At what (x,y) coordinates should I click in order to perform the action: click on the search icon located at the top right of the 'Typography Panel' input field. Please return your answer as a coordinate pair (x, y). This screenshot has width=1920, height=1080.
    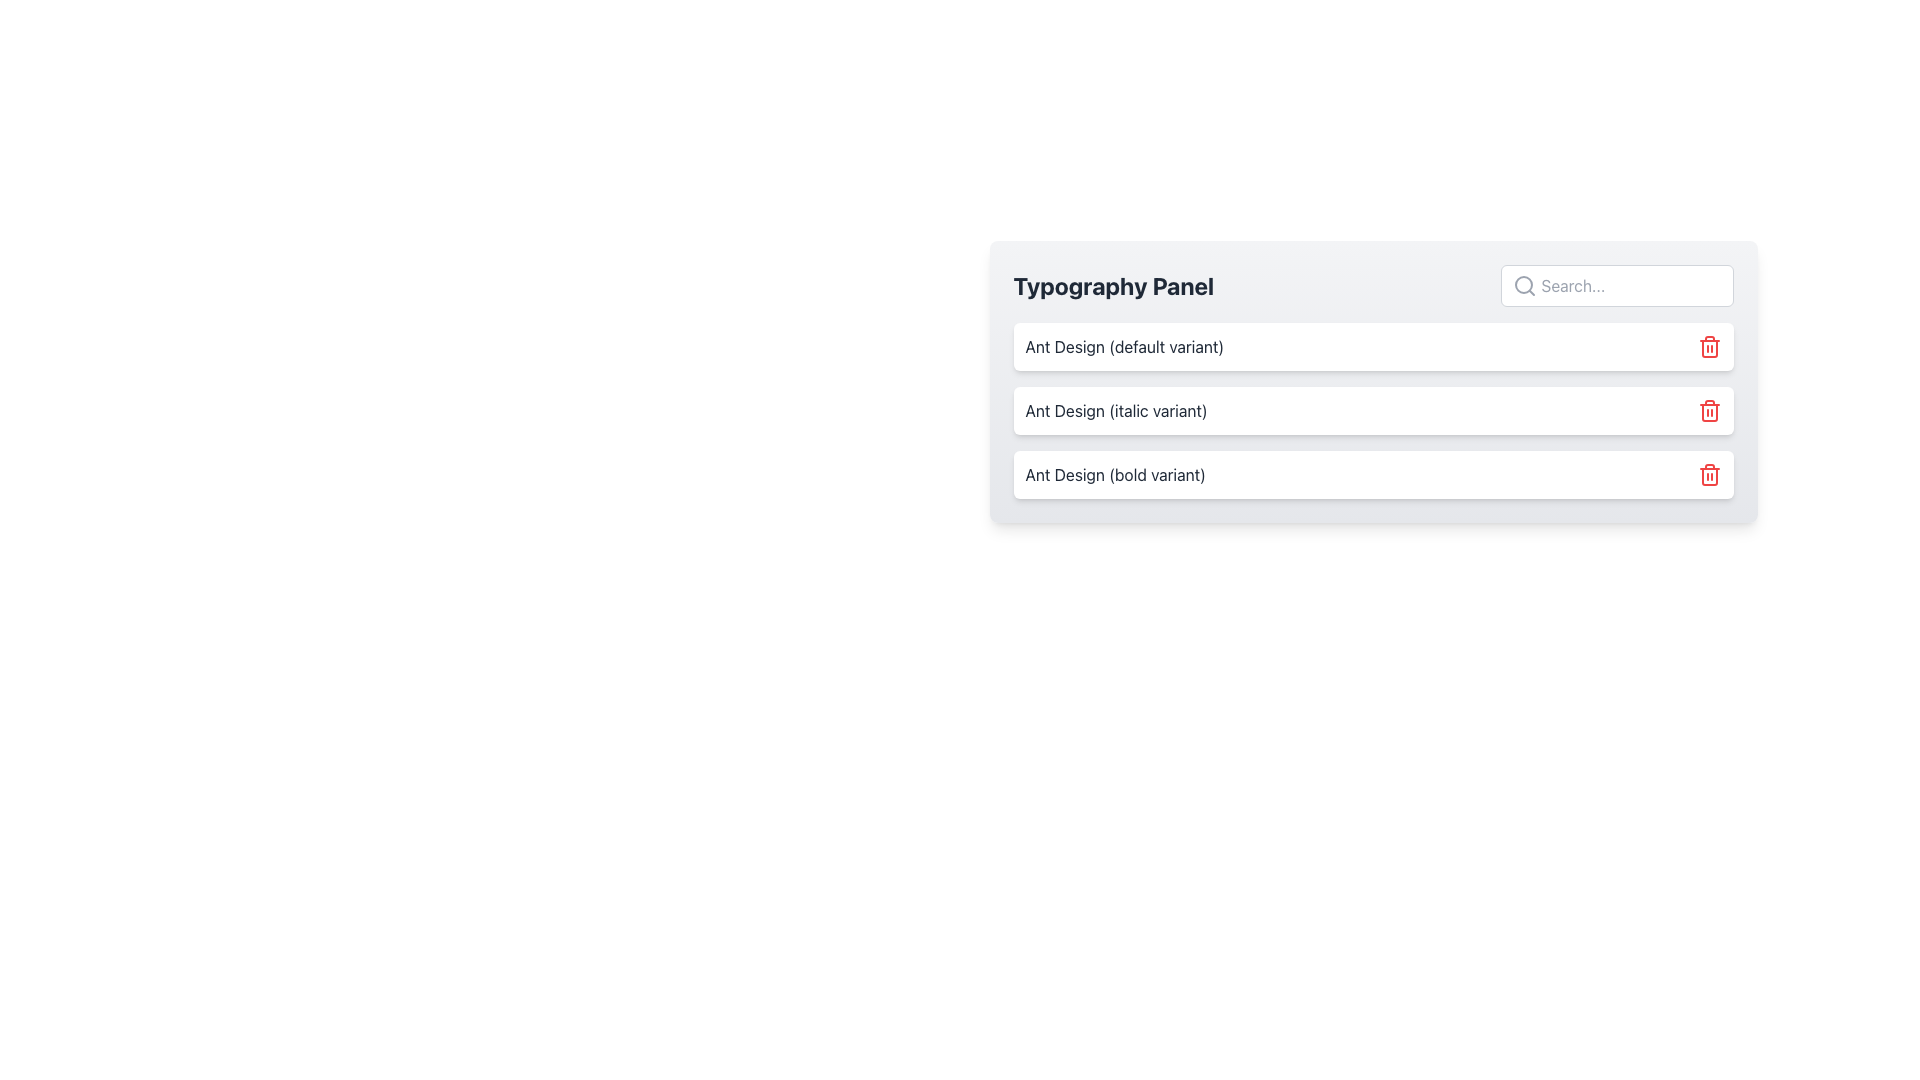
    Looking at the image, I should click on (1523, 285).